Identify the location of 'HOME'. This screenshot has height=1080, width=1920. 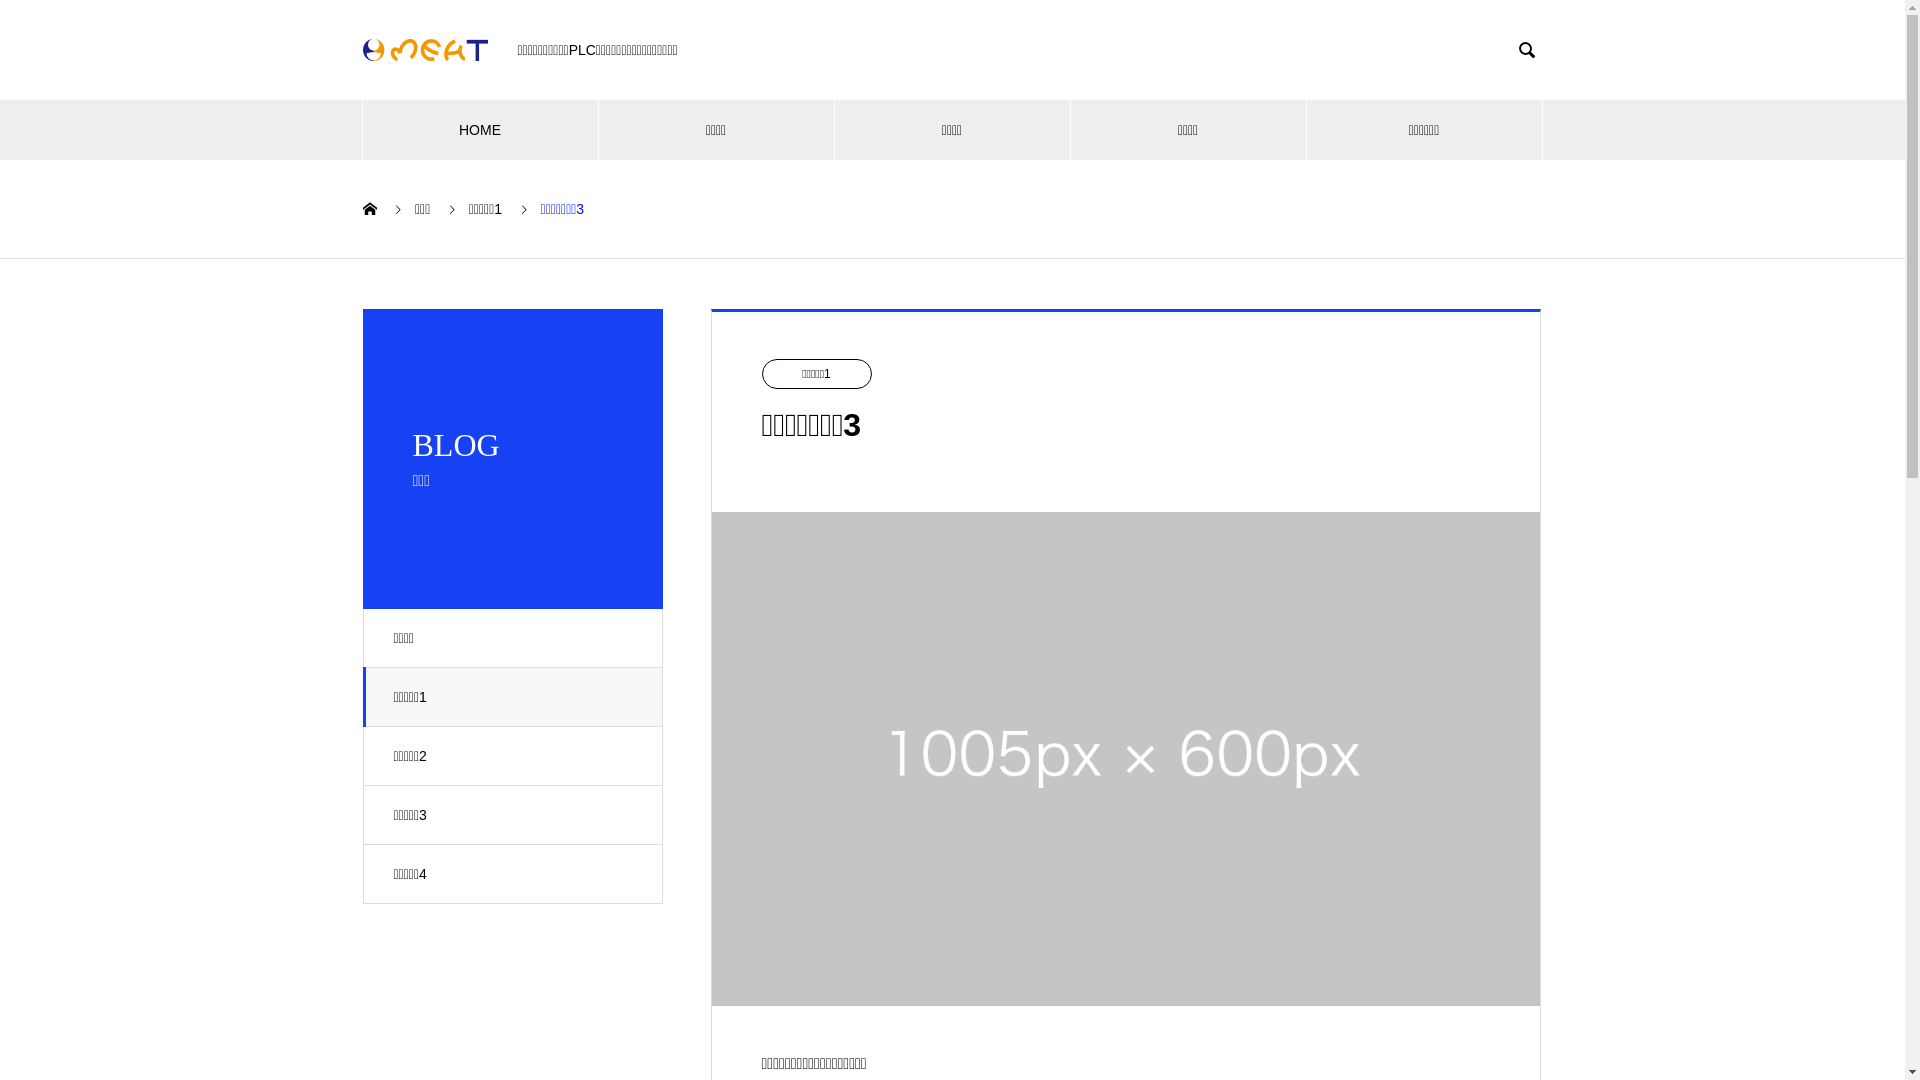
(478, 130).